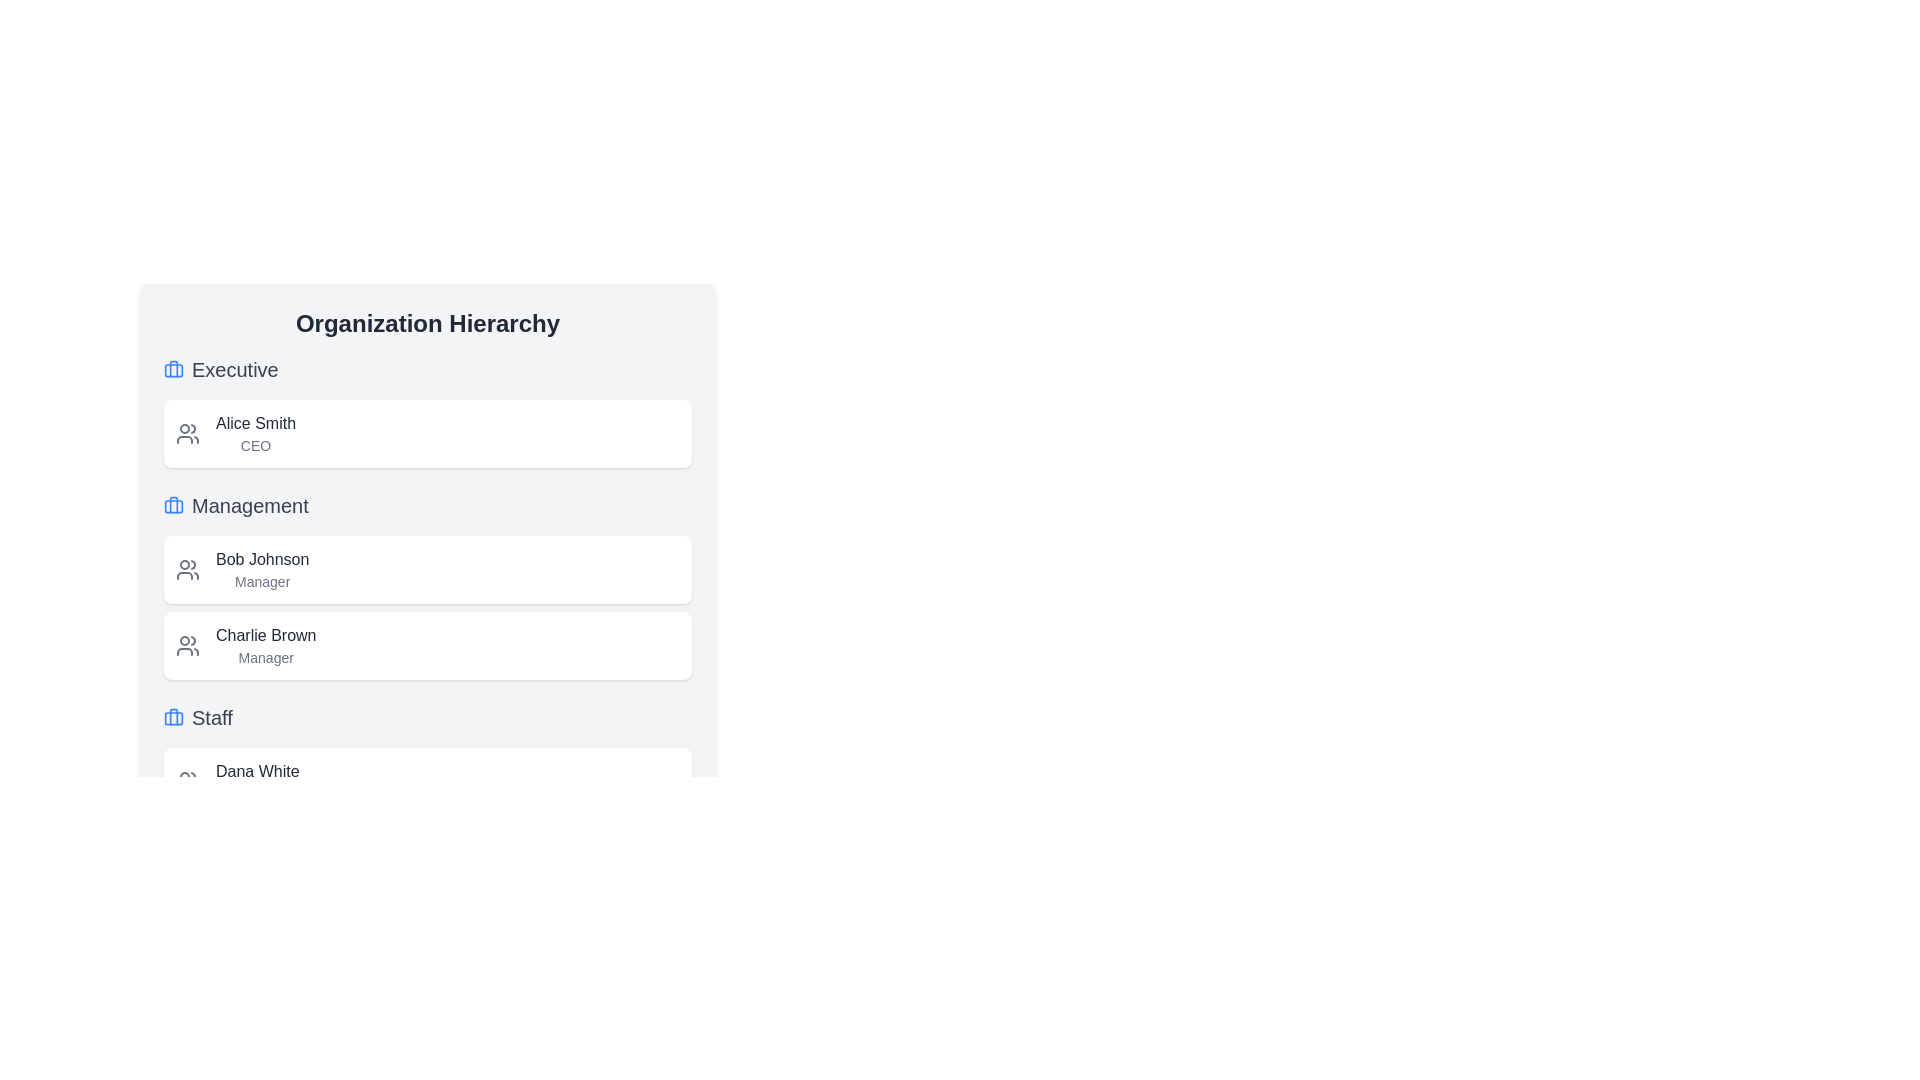 Image resolution: width=1920 pixels, height=1080 pixels. What do you see at coordinates (265, 658) in the screenshot?
I see `the text label indicating the role or title of 'Charlie Brown', located below the name in the 'Management' section of the hierarchy listing interface` at bounding box center [265, 658].